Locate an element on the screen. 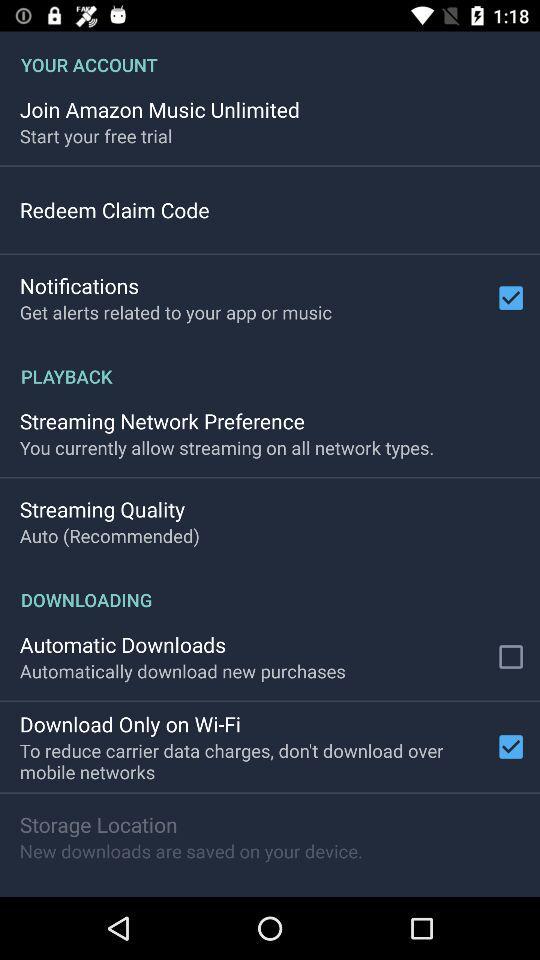  streaming quality is located at coordinates (102, 508).